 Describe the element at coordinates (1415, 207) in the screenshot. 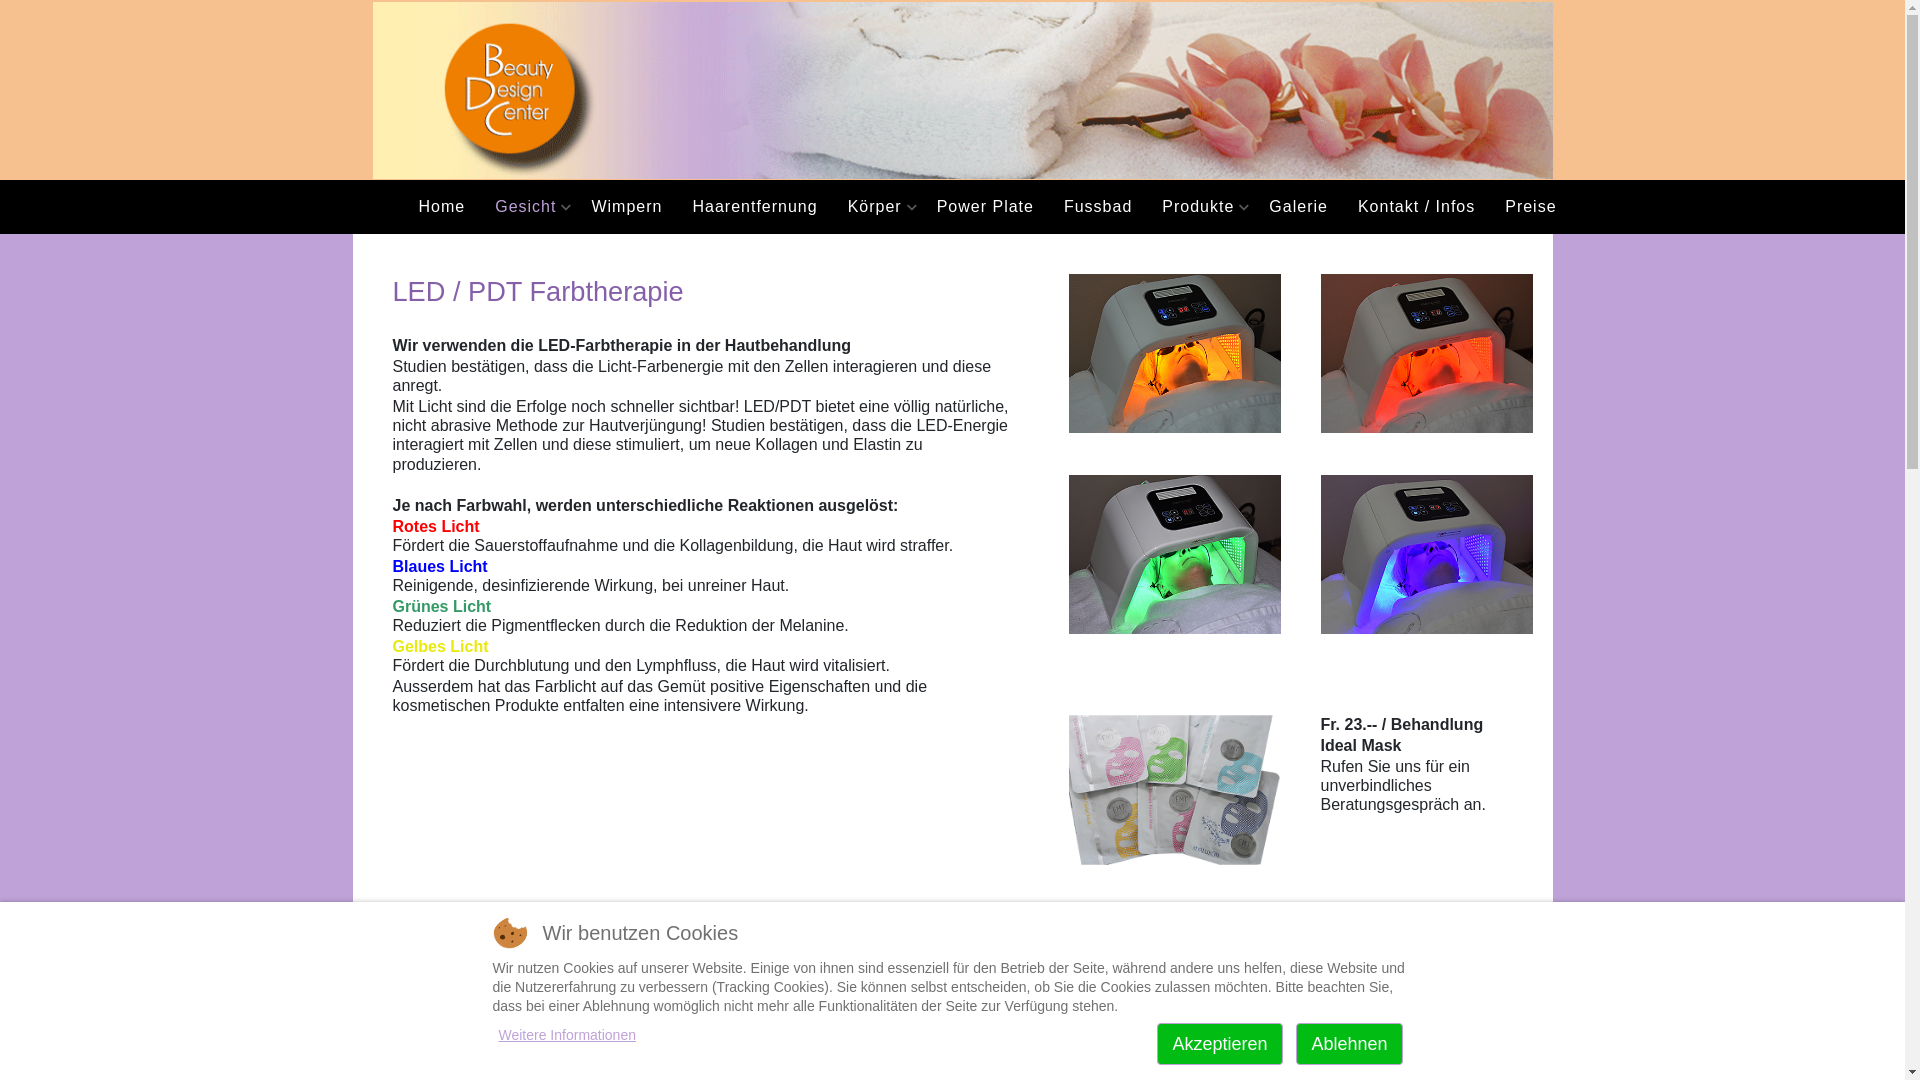

I see `'Kontakt / Infos'` at that location.